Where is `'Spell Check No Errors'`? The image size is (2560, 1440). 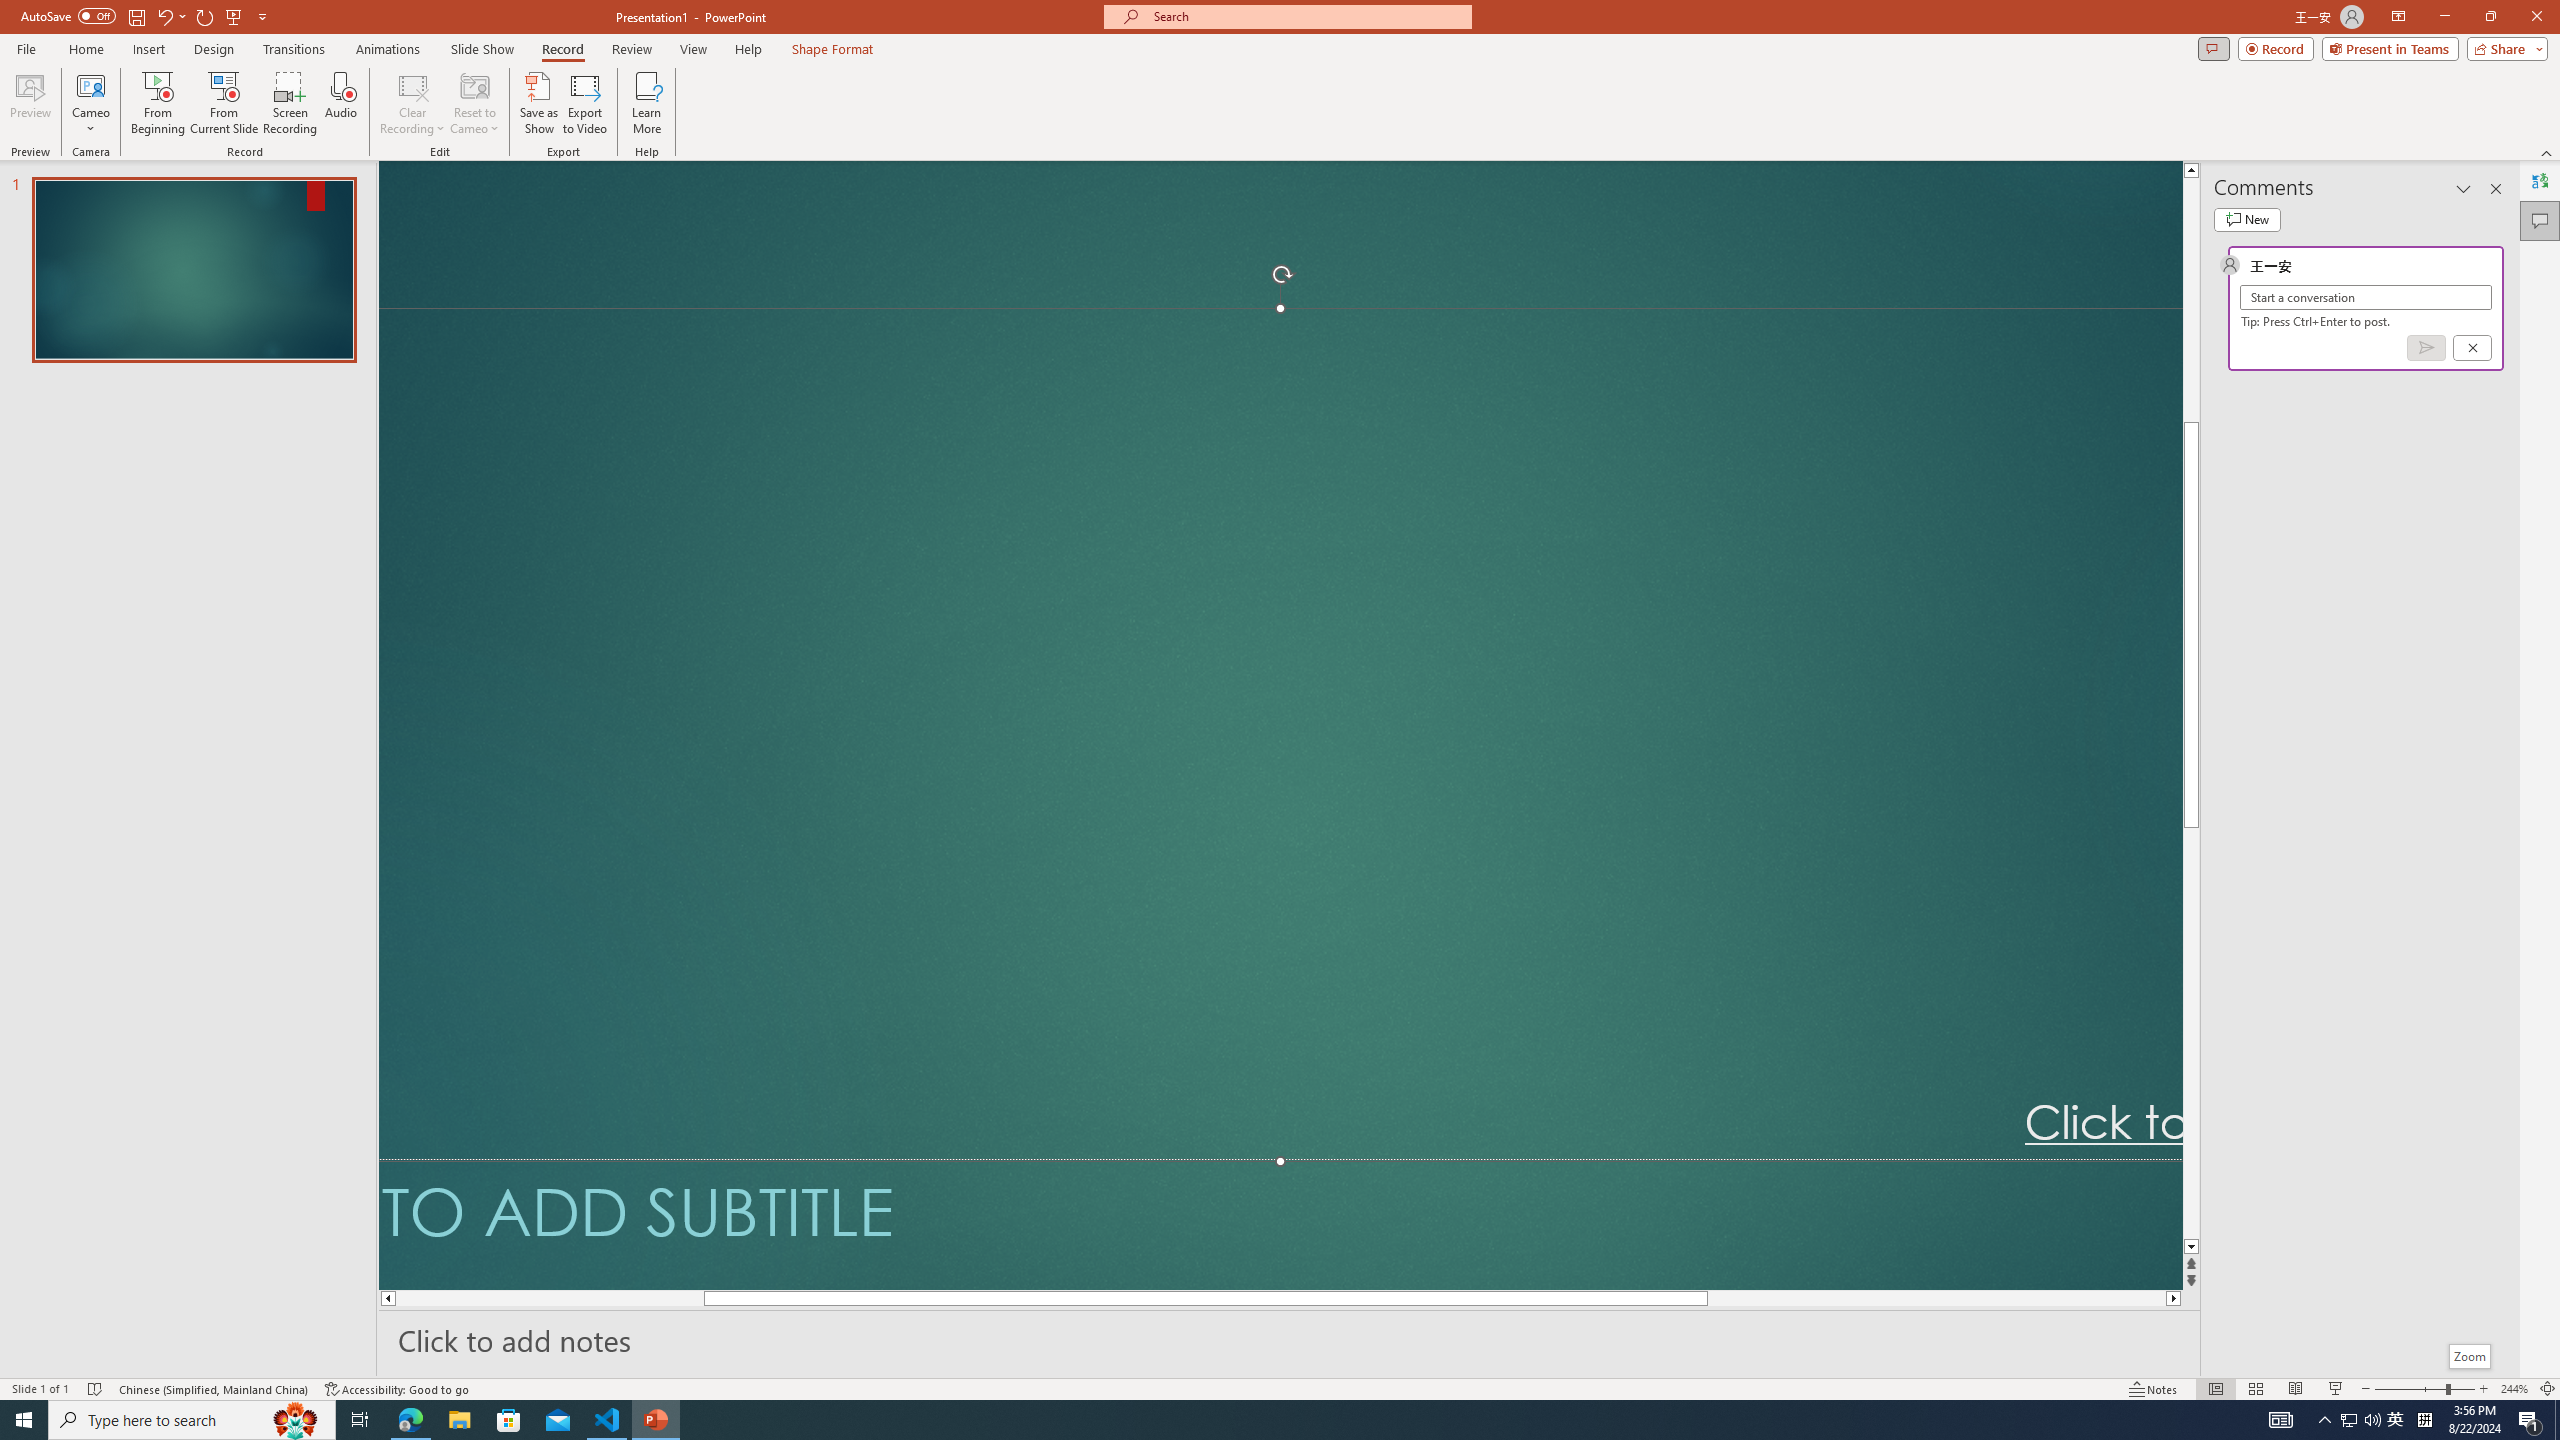 'Spell Check No Errors' is located at coordinates (95, 1389).